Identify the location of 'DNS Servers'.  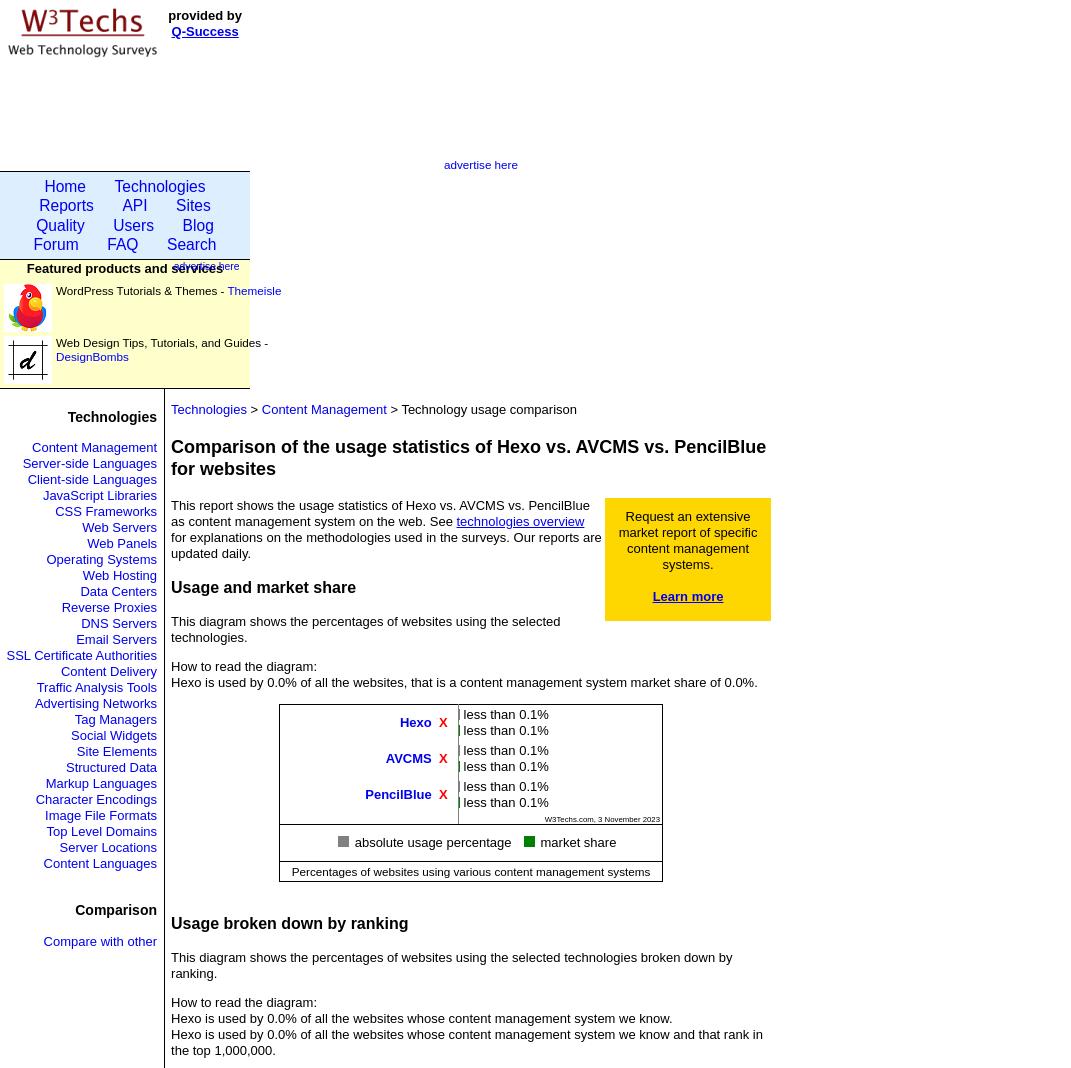
(118, 622).